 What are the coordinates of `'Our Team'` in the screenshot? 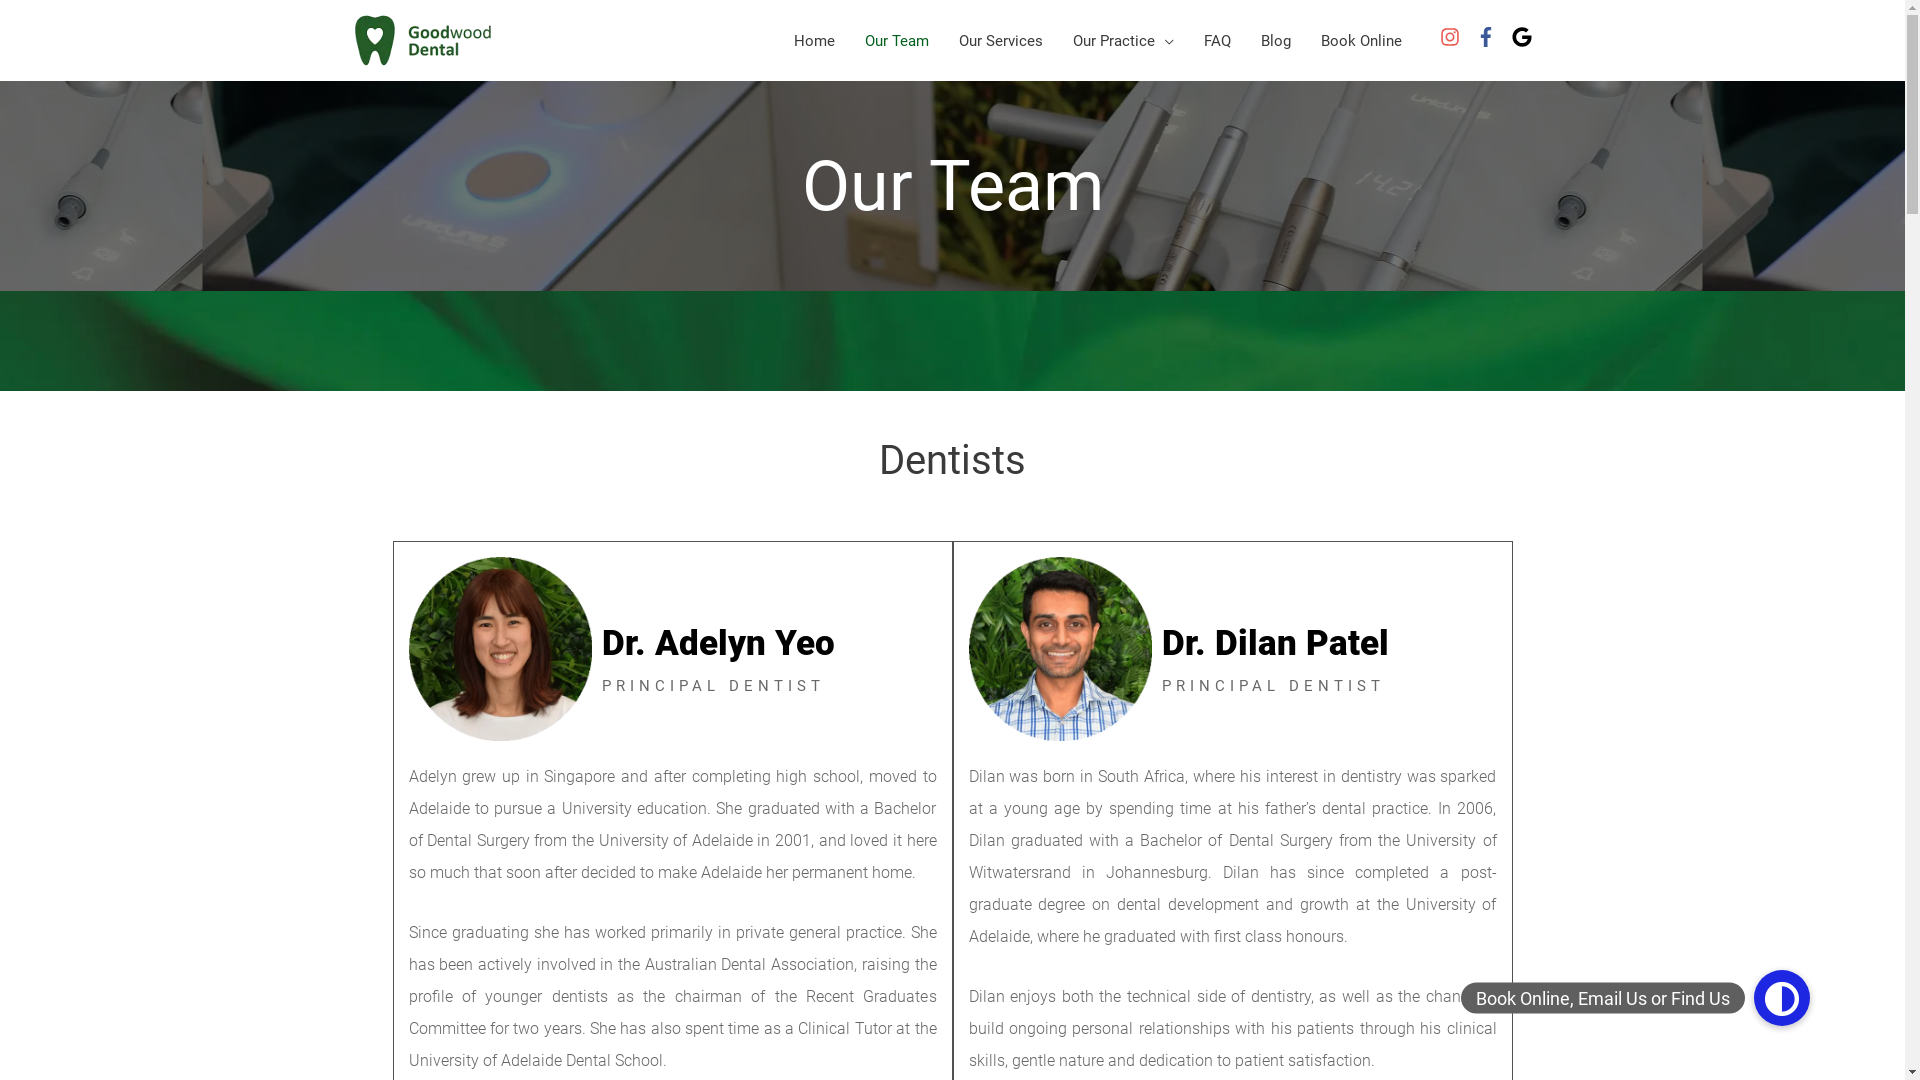 It's located at (849, 39).